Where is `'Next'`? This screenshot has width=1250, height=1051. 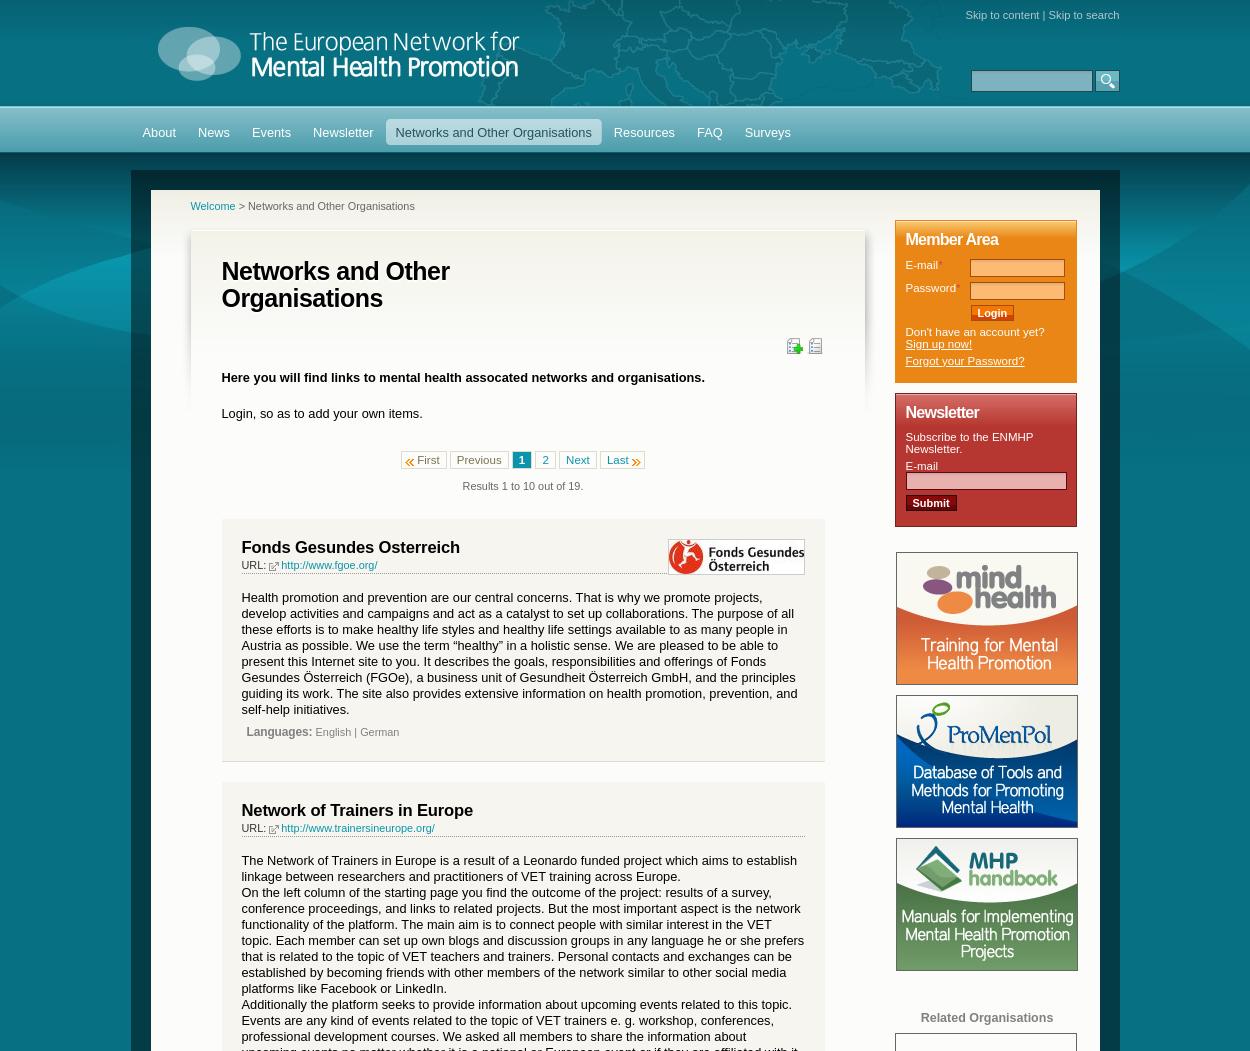 'Next' is located at coordinates (576, 457).